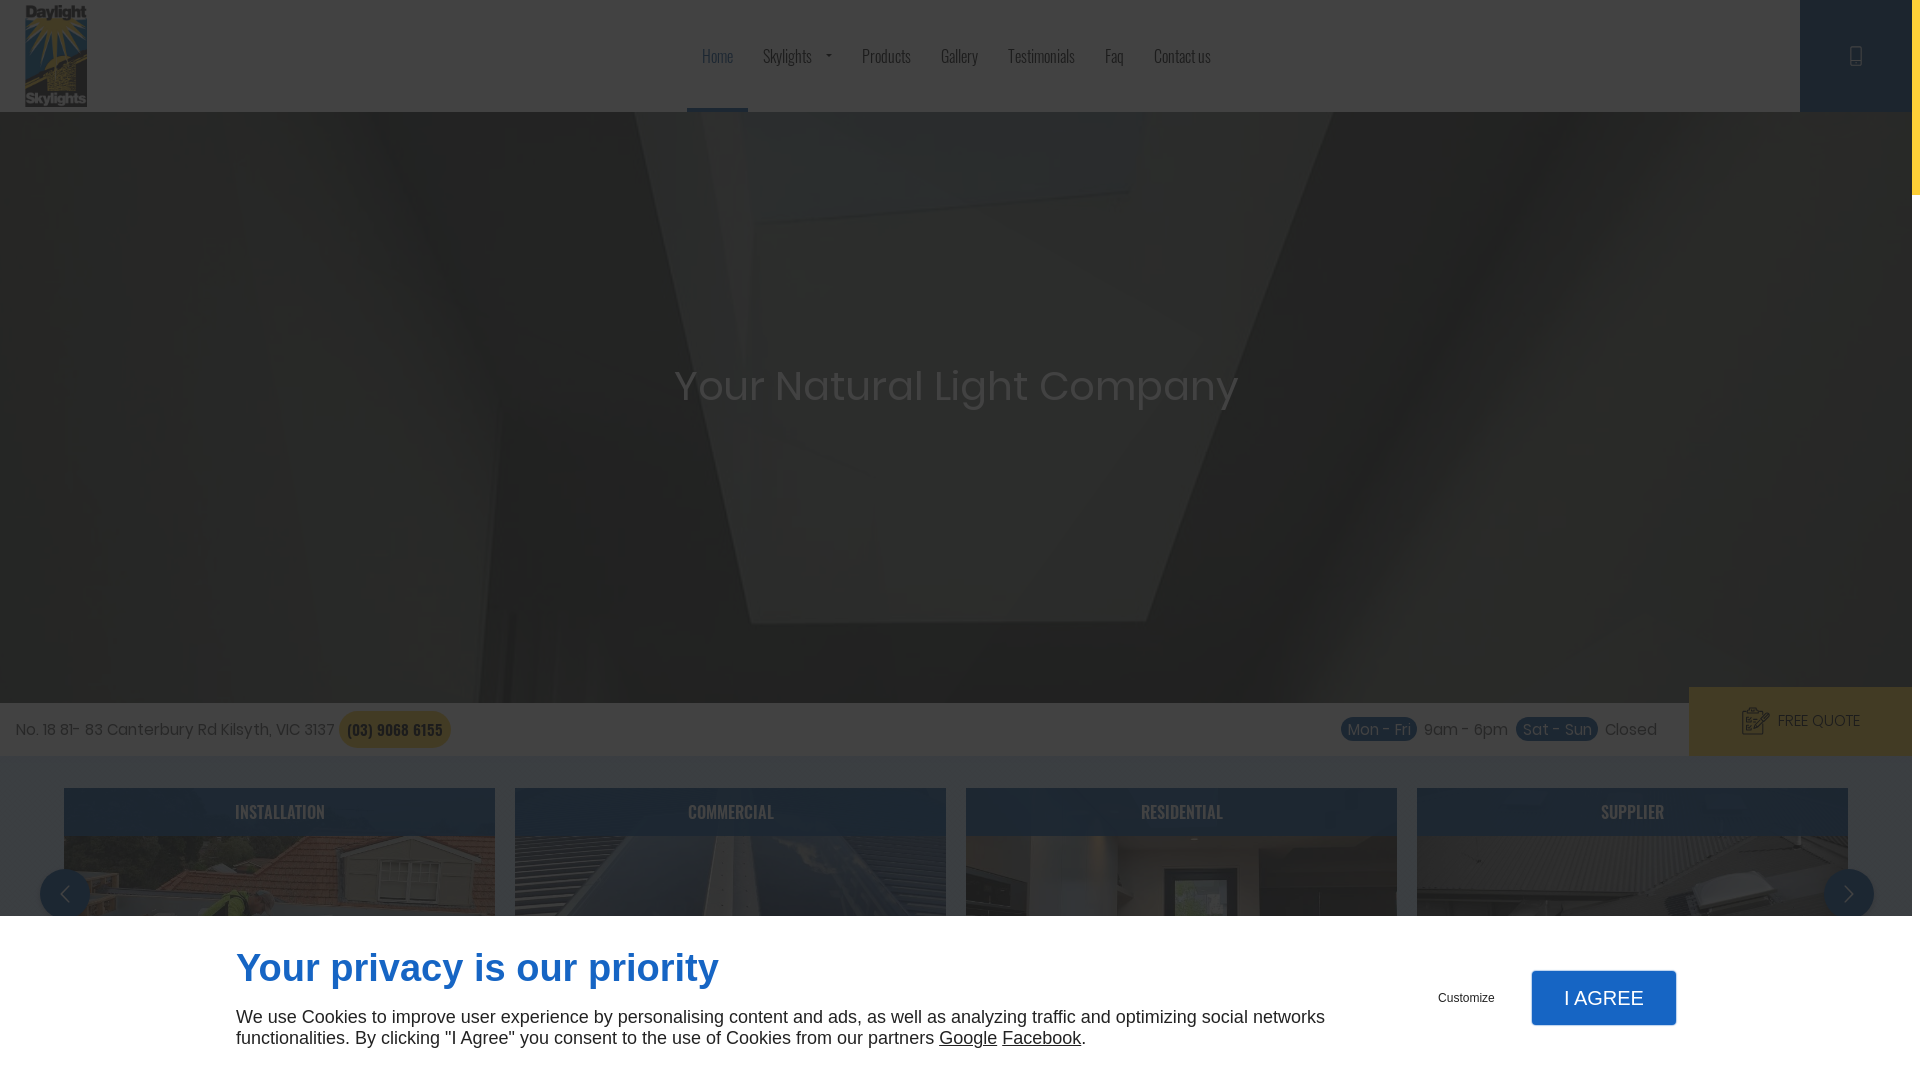  I want to click on 'Contact us', so click(1137, 55).